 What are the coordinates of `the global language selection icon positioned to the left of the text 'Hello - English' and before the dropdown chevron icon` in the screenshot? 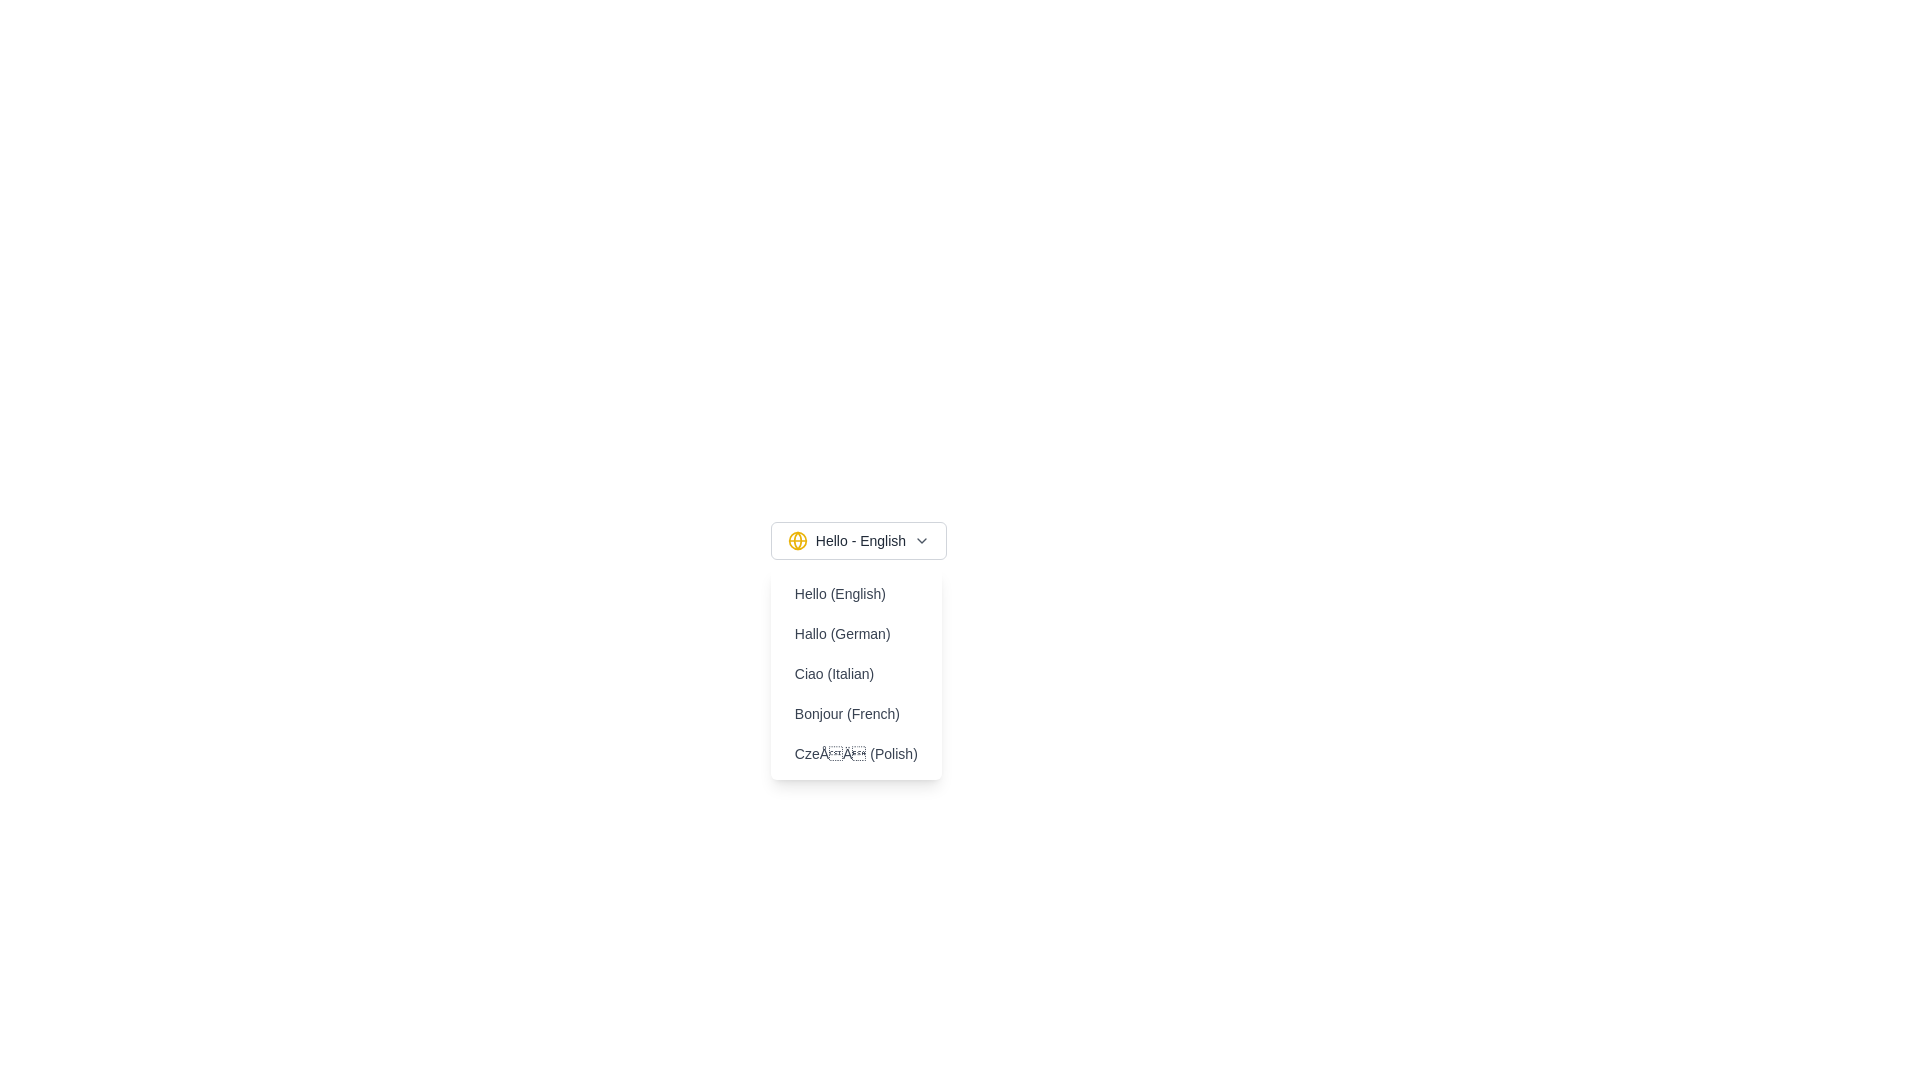 It's located at (796, 540).